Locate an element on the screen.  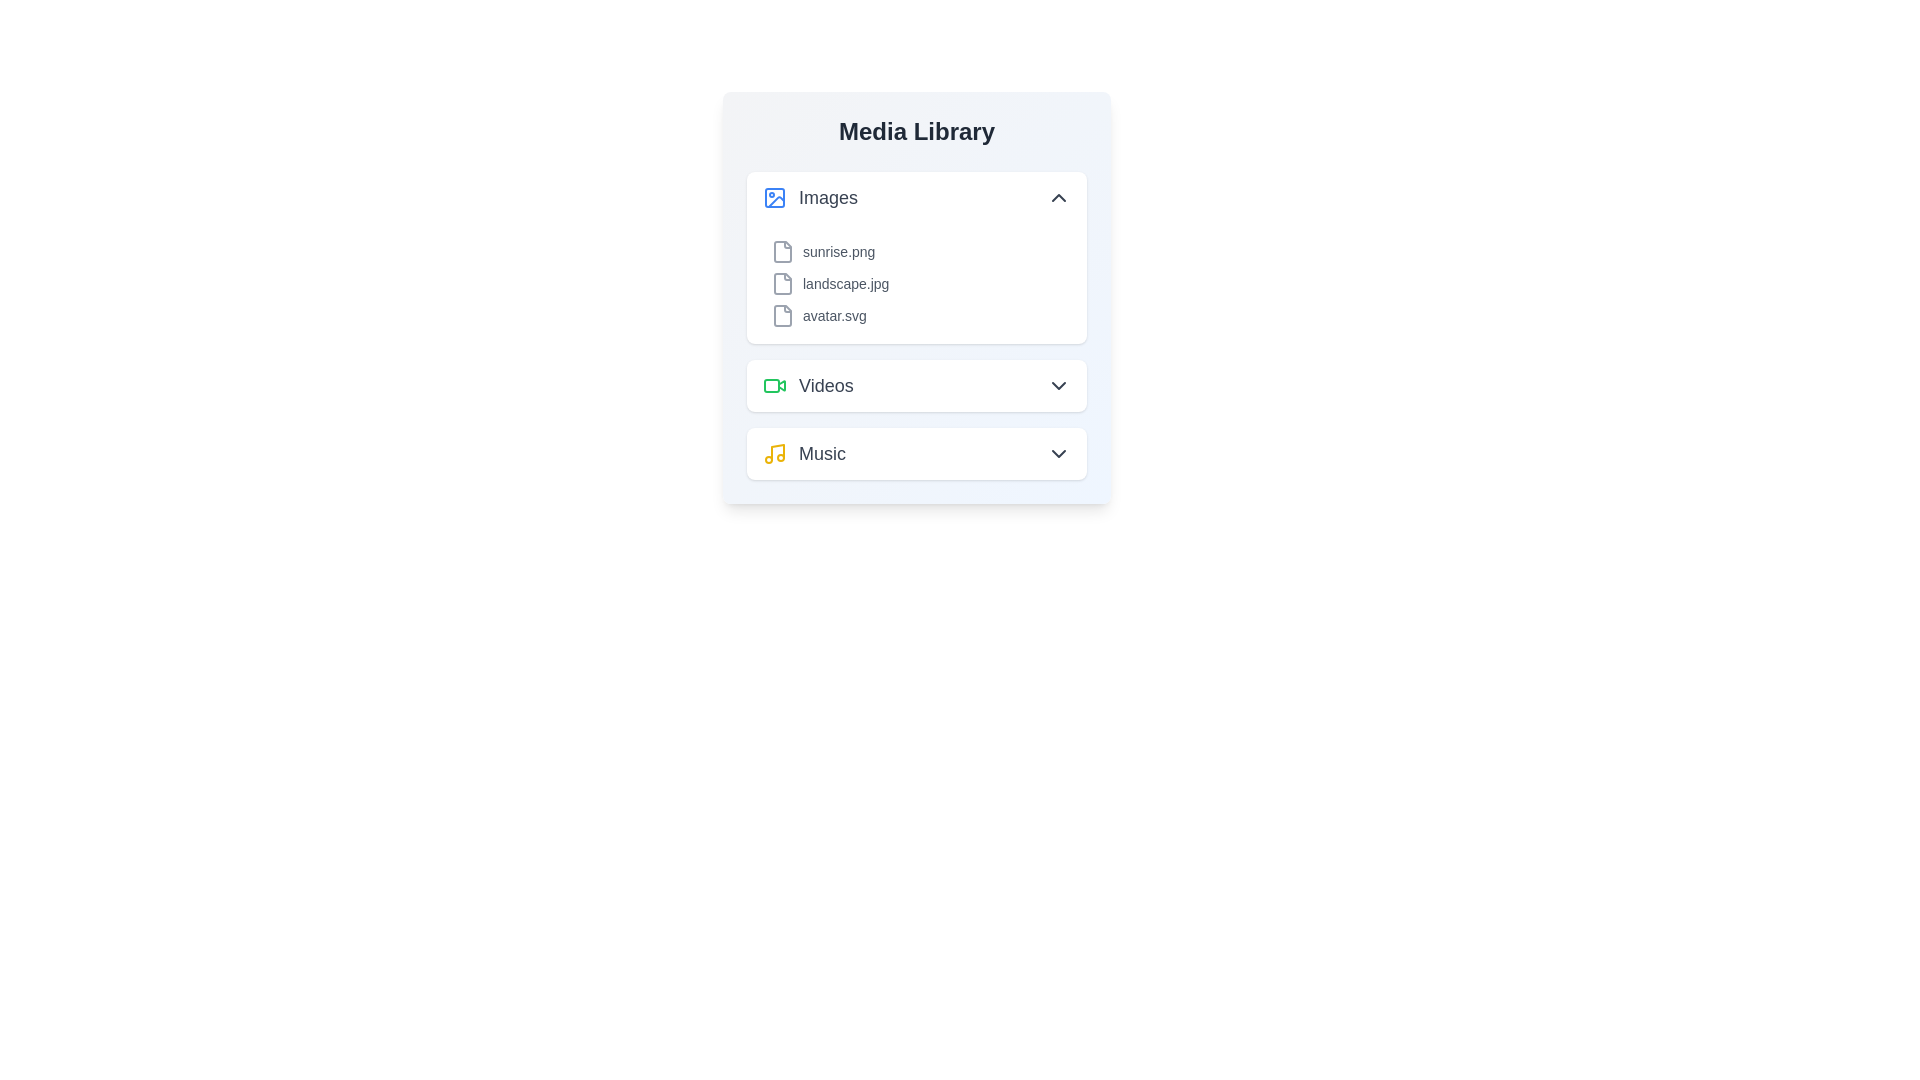
the first file entry in the 'Images' section of the Media Library card, which is located above the 'landscape.jpg' and 'avatar.svg' entries is located at coordinates (915, 250).